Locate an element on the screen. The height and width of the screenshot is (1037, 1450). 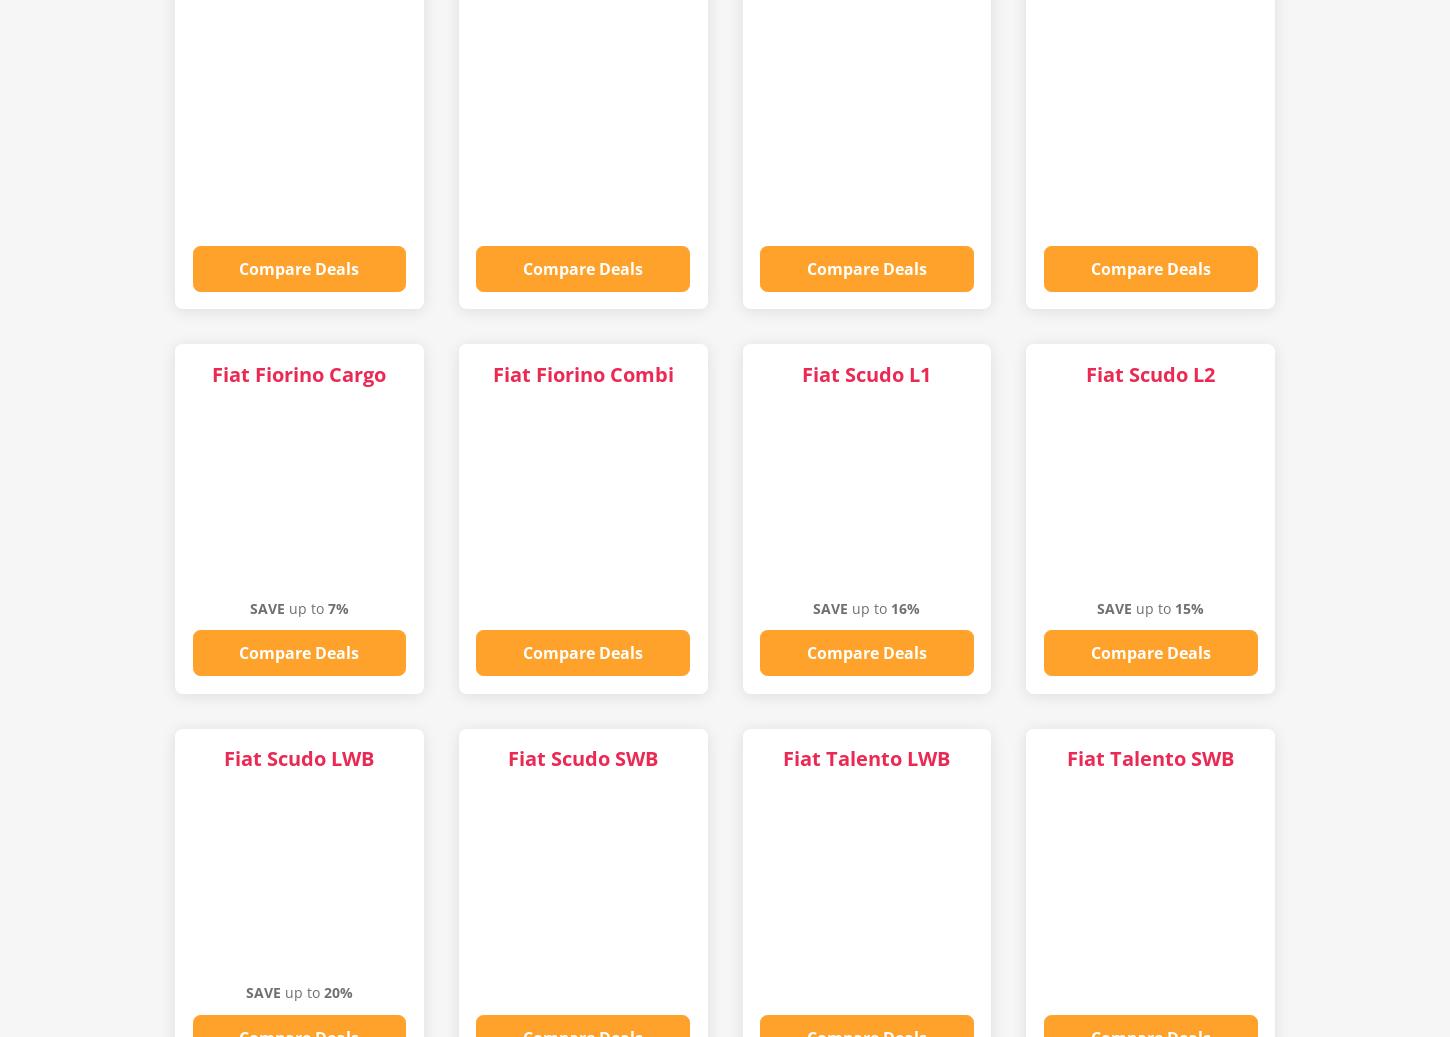
'Fiat Talento SWB' is located at coordinates (1067, 758).